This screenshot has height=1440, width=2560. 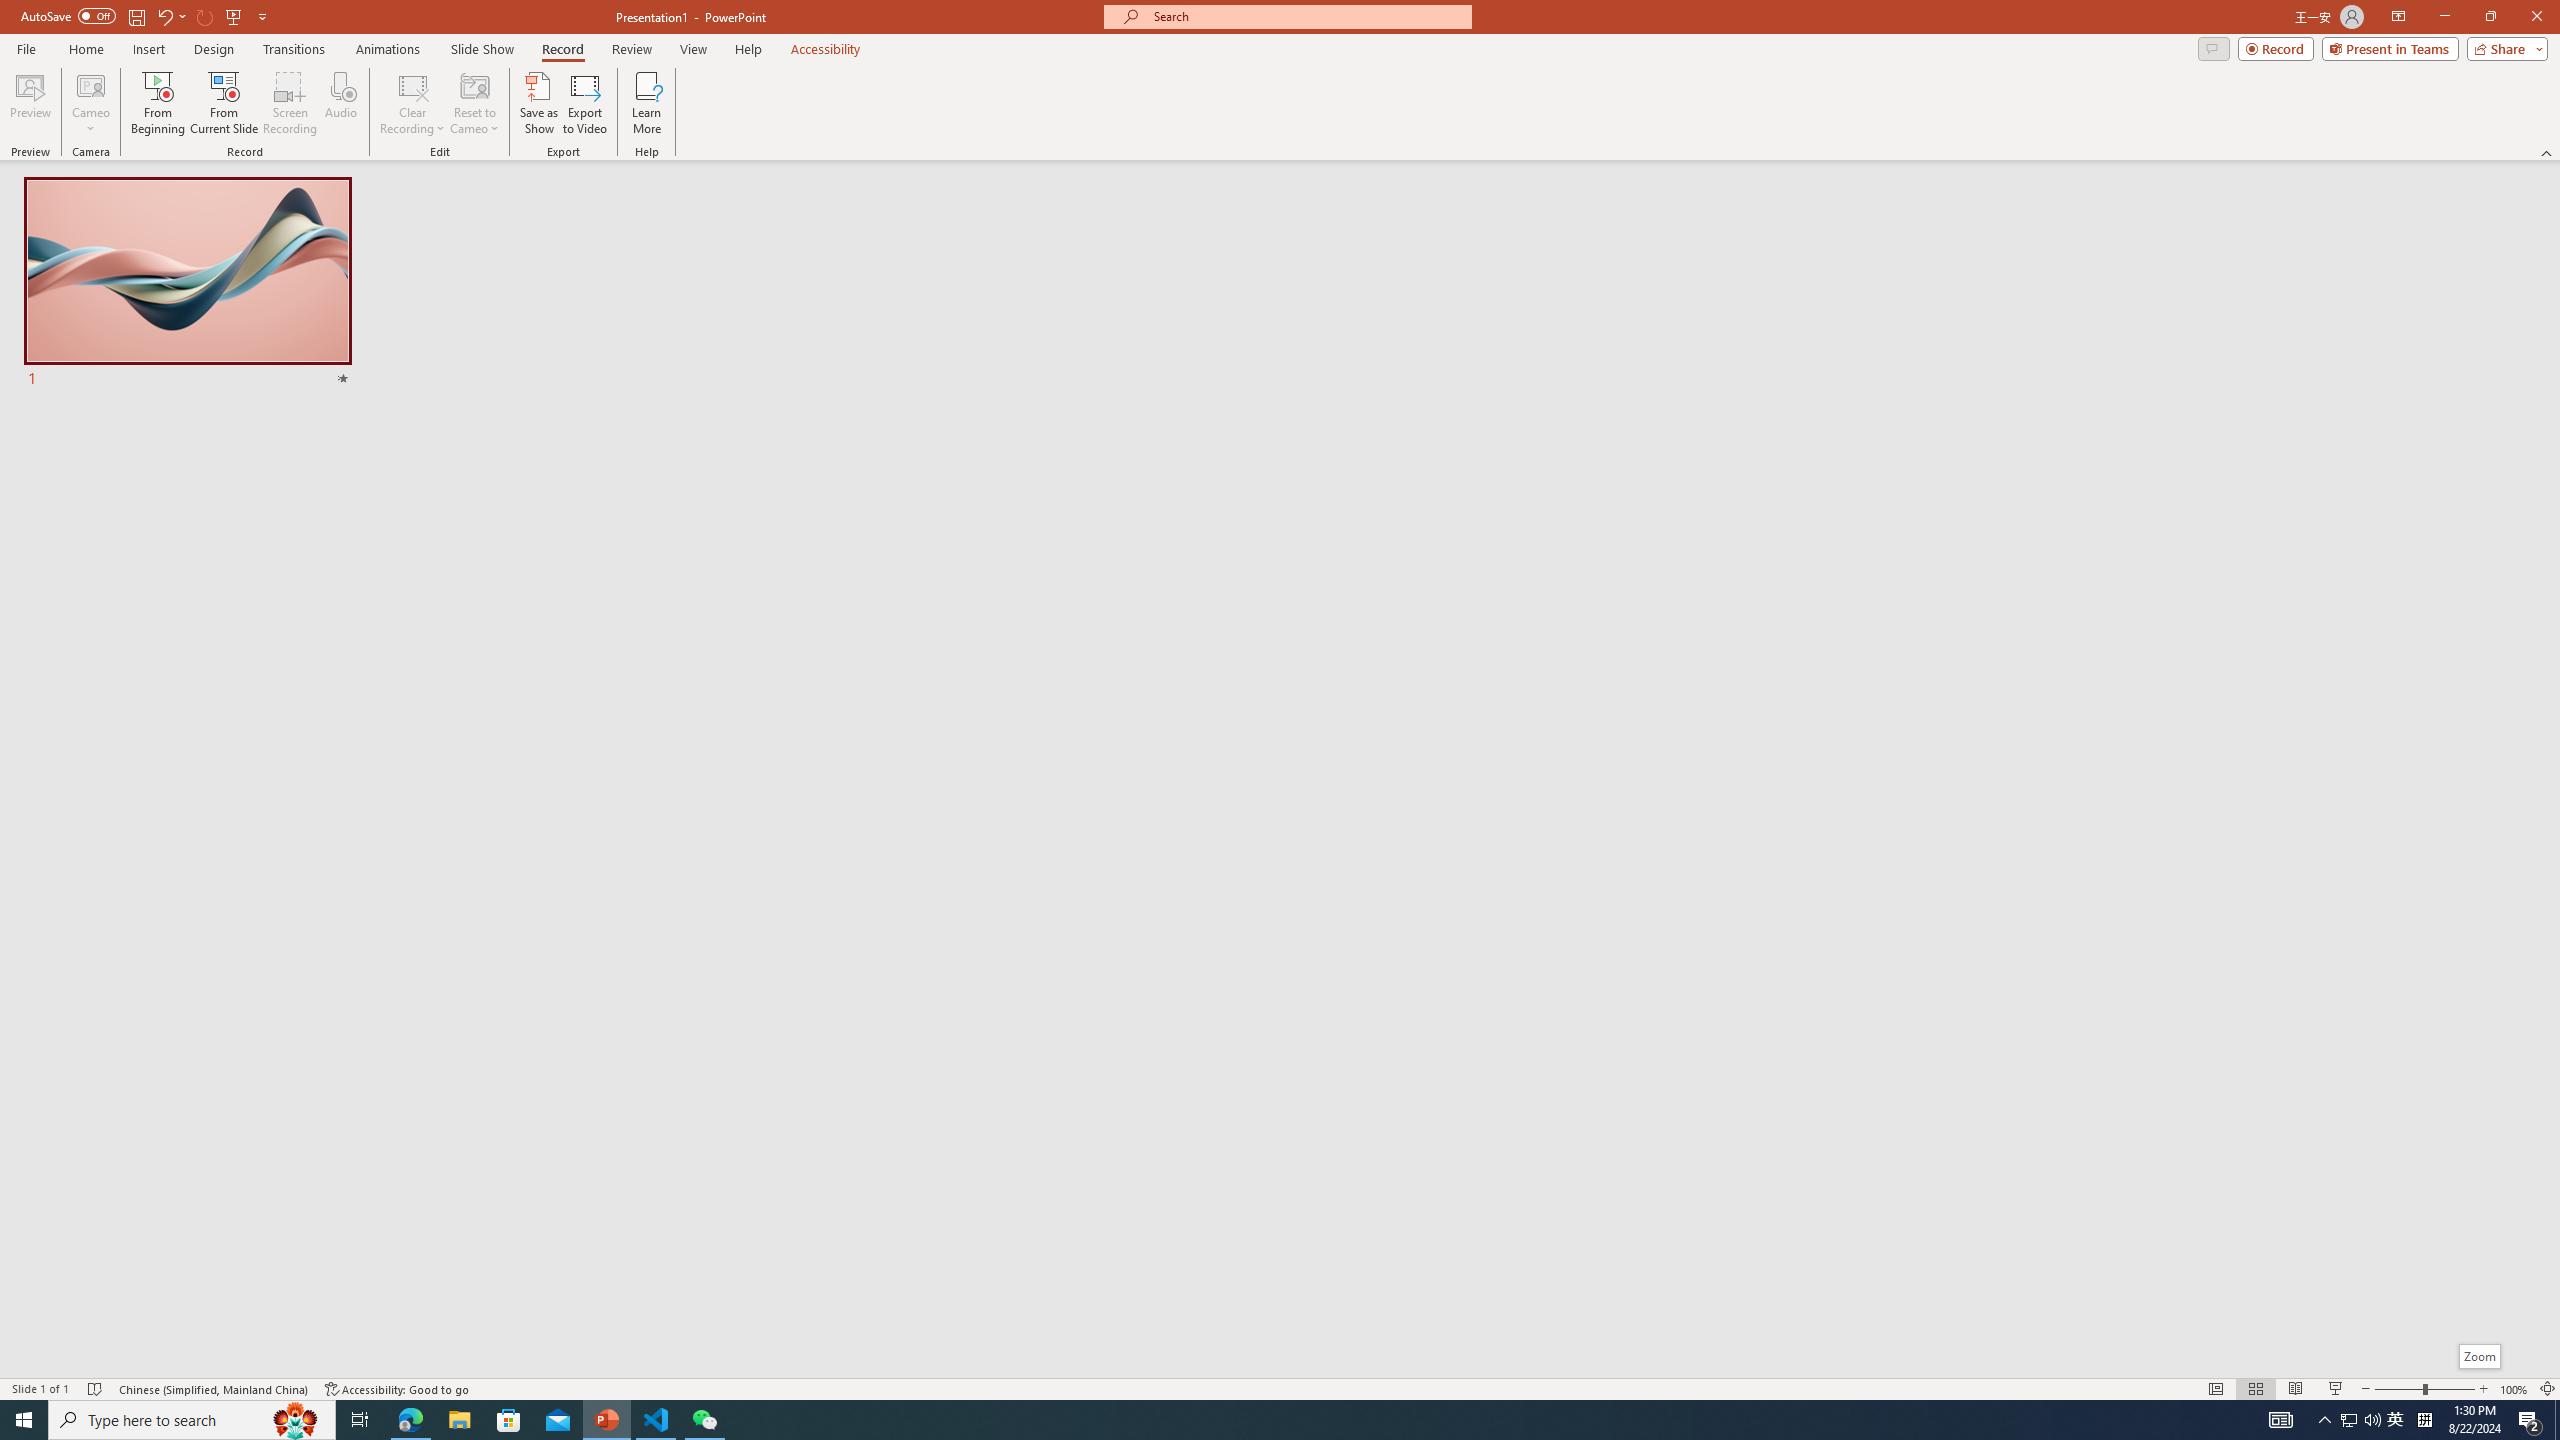 I want to click on 'Export to Video', so click(x=583, y=103).